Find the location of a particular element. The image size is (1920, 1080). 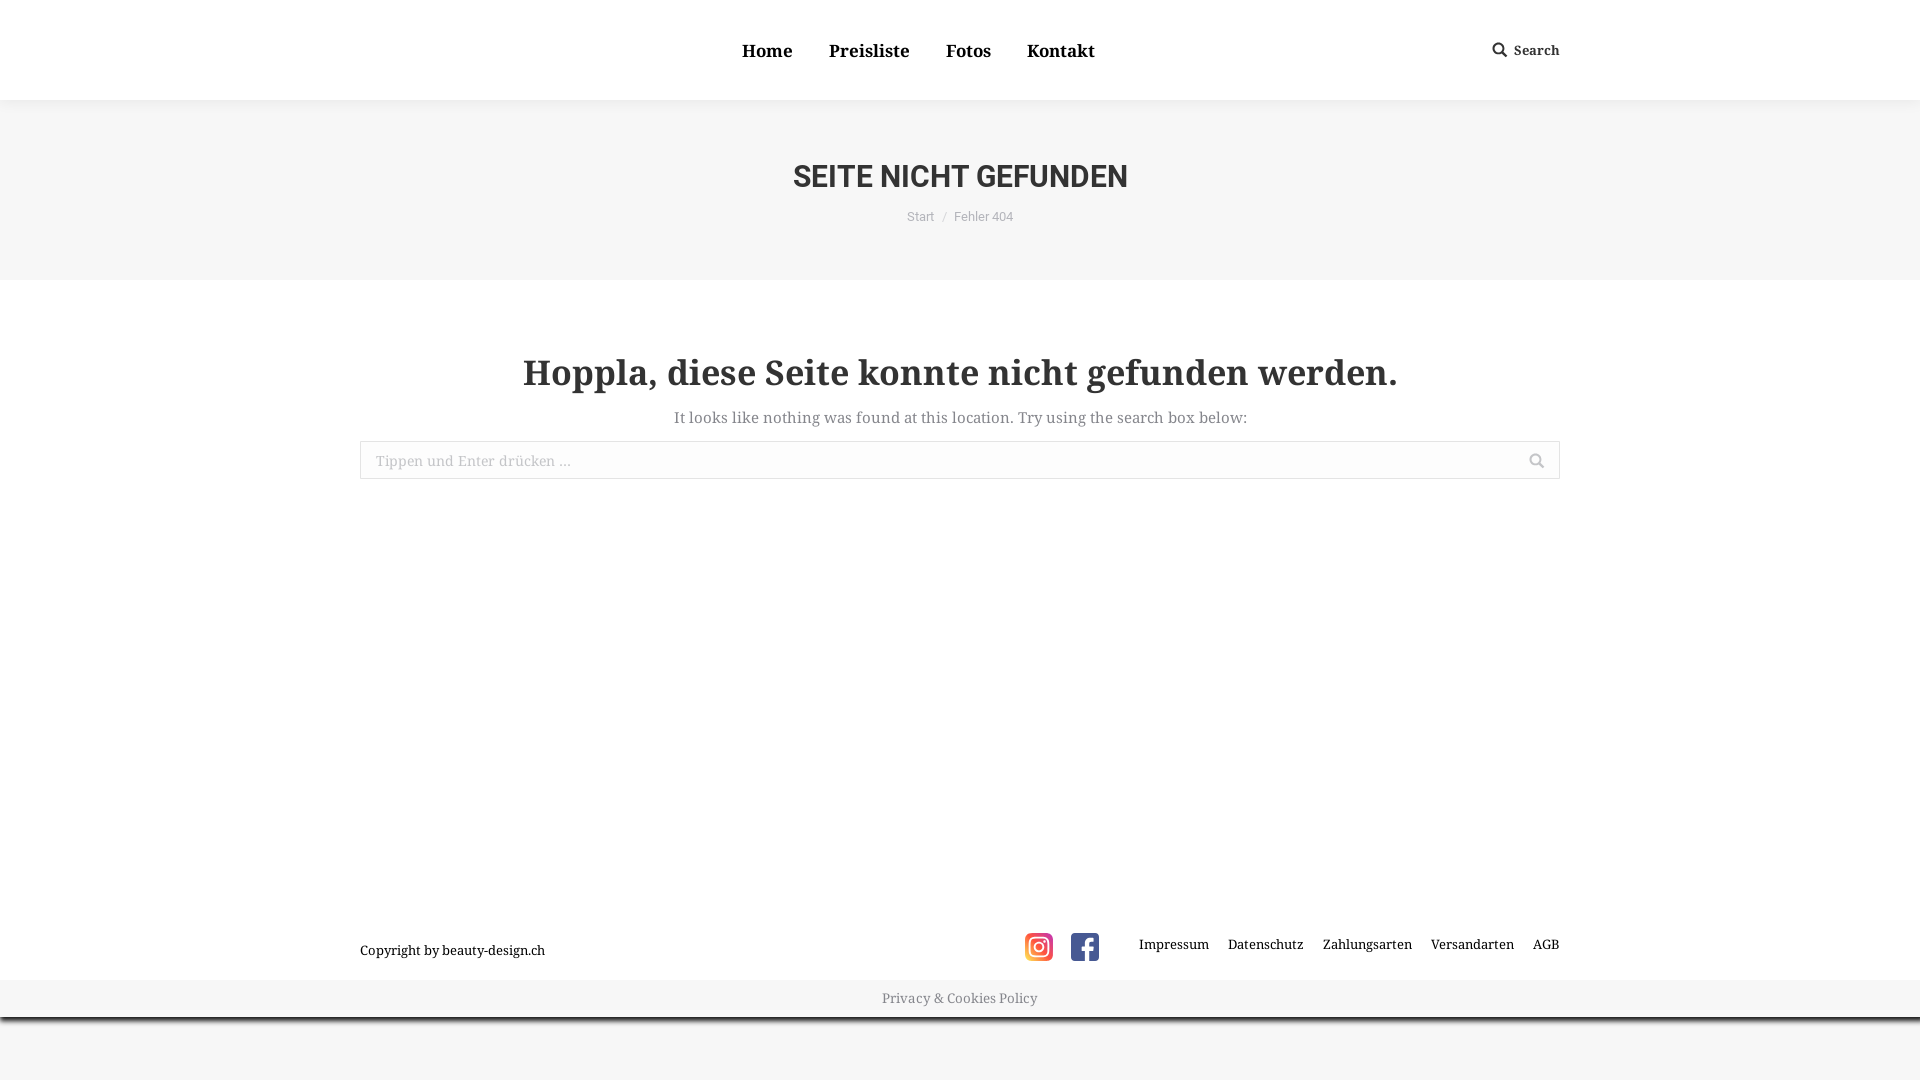

'Zahlungsarten' is located at coordinates (1366, 944).